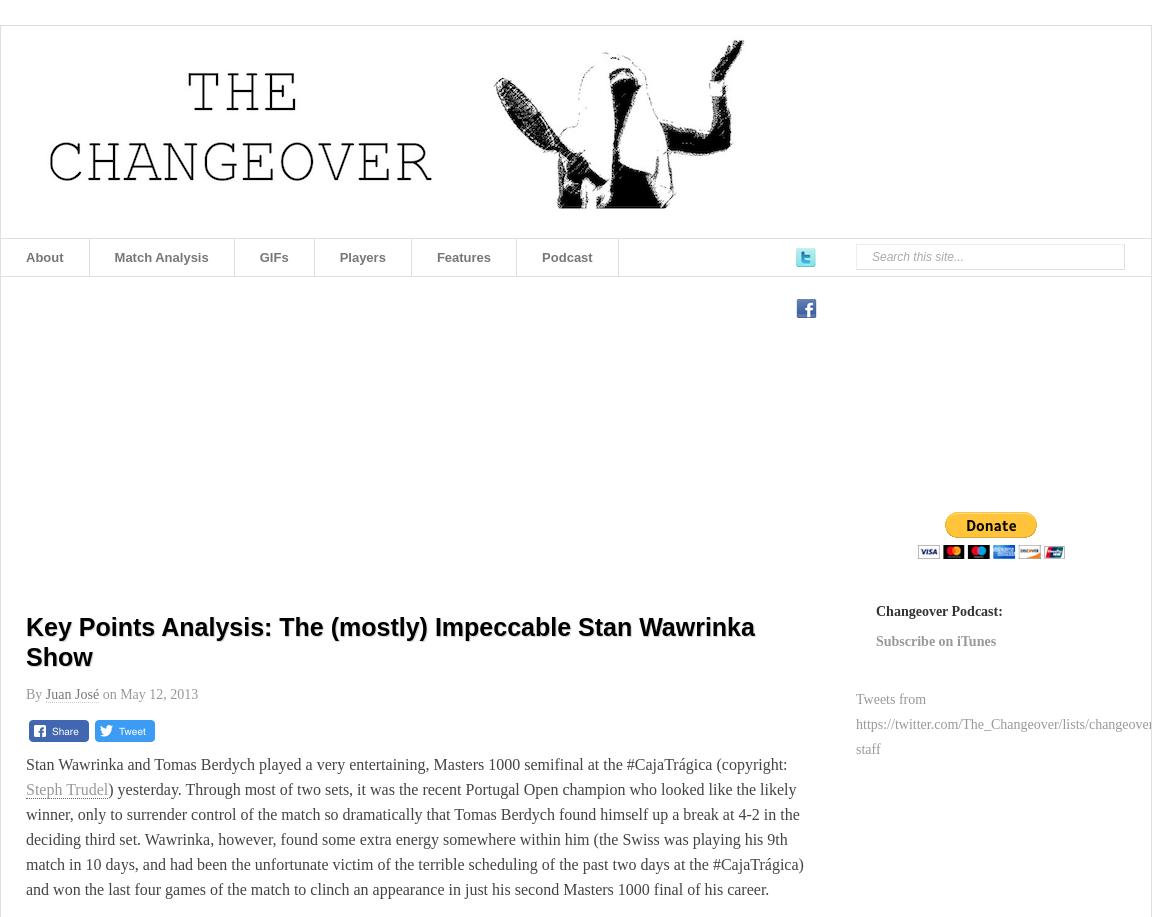 This screenshot has width=1152, height=917. I want to click on 'on', so click(108, 694).